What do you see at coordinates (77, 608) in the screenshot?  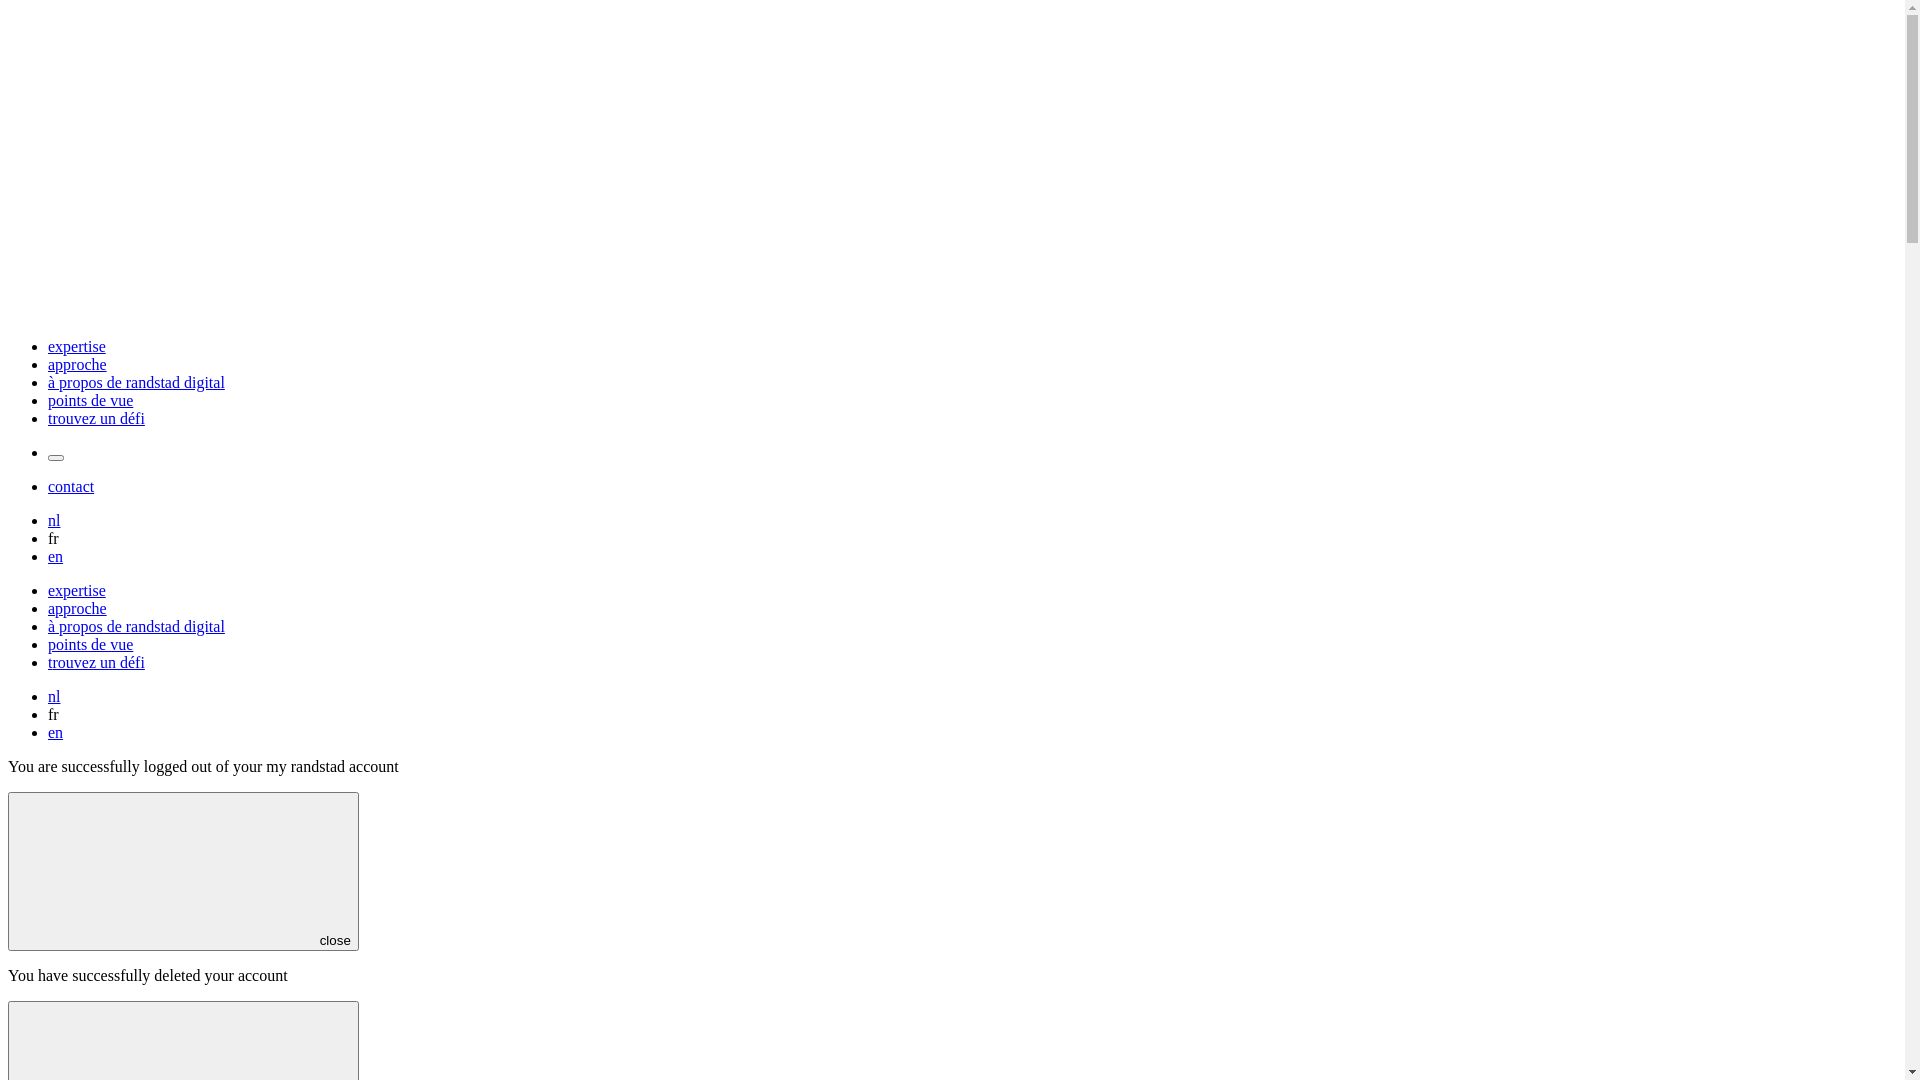 I see `'approche'` at bounding box center [77, 608].